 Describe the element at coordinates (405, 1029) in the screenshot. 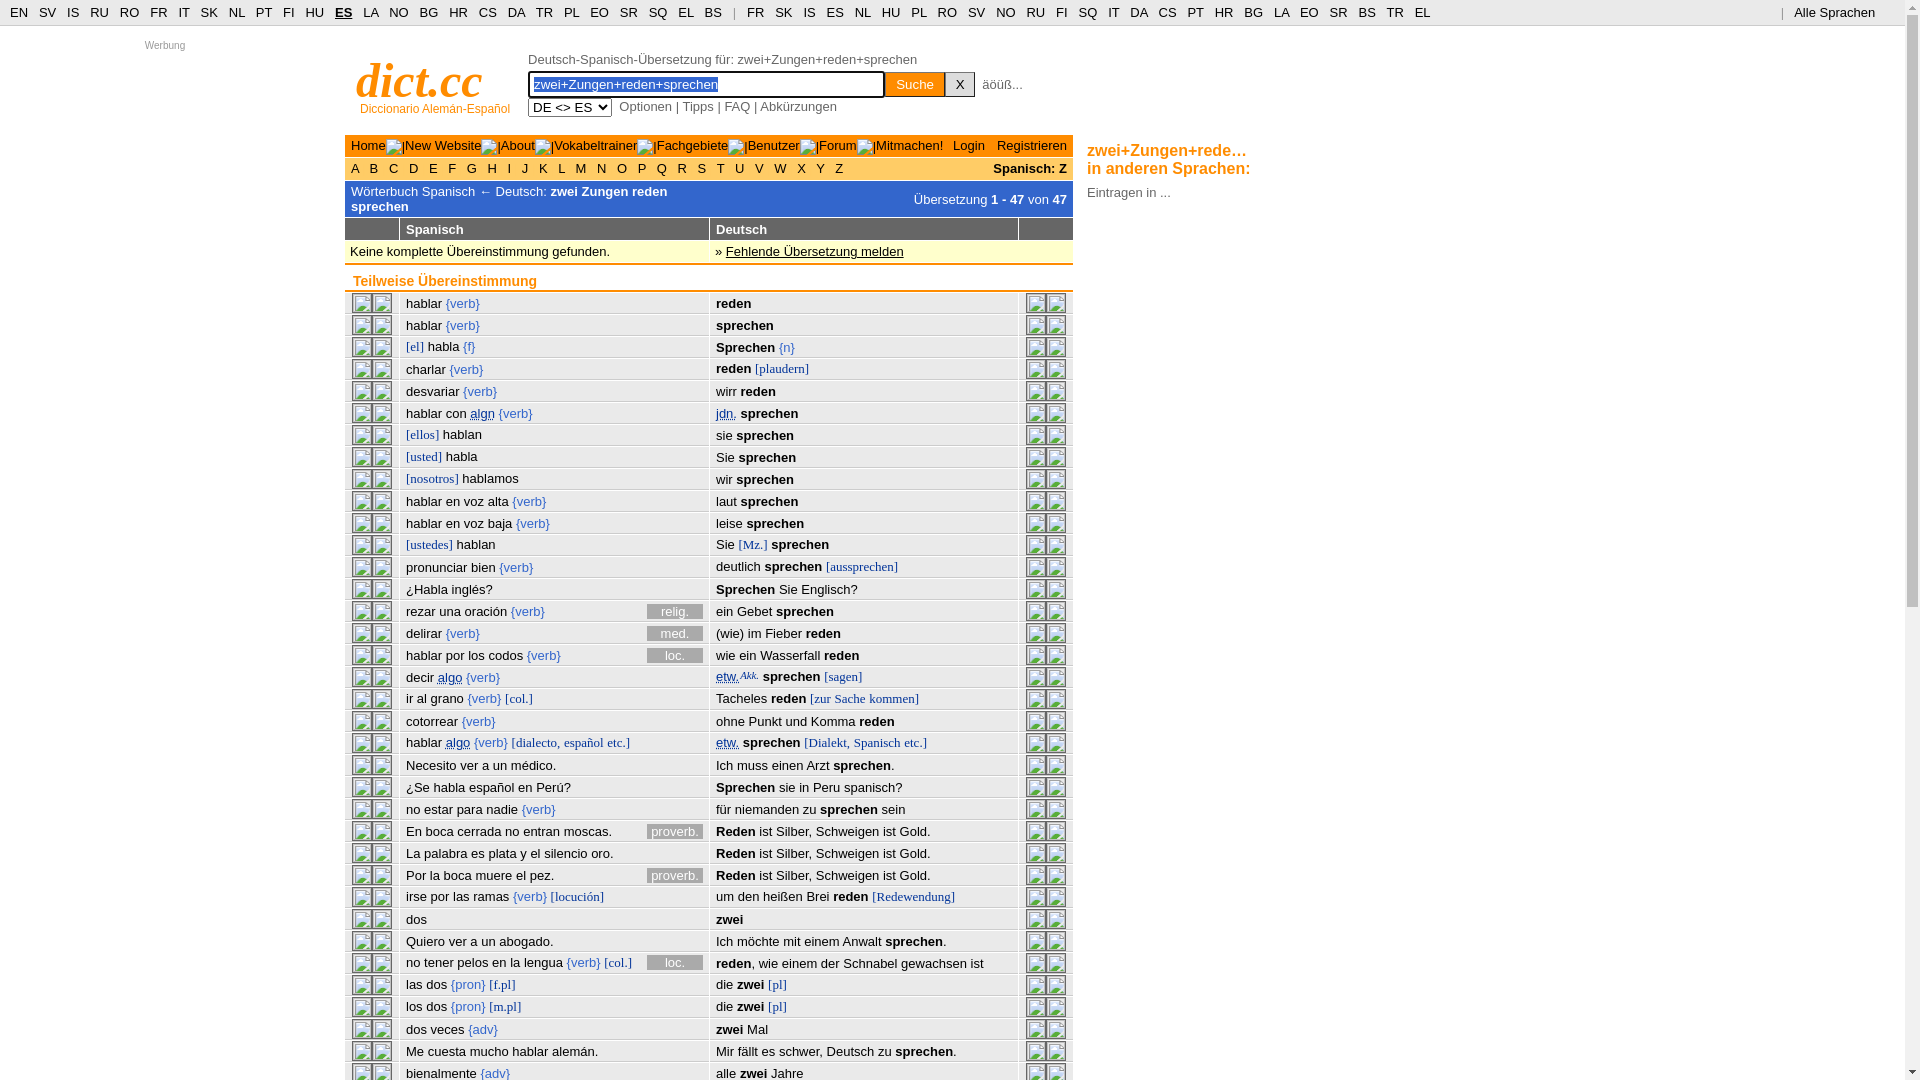

I see `'dos'` at that location.